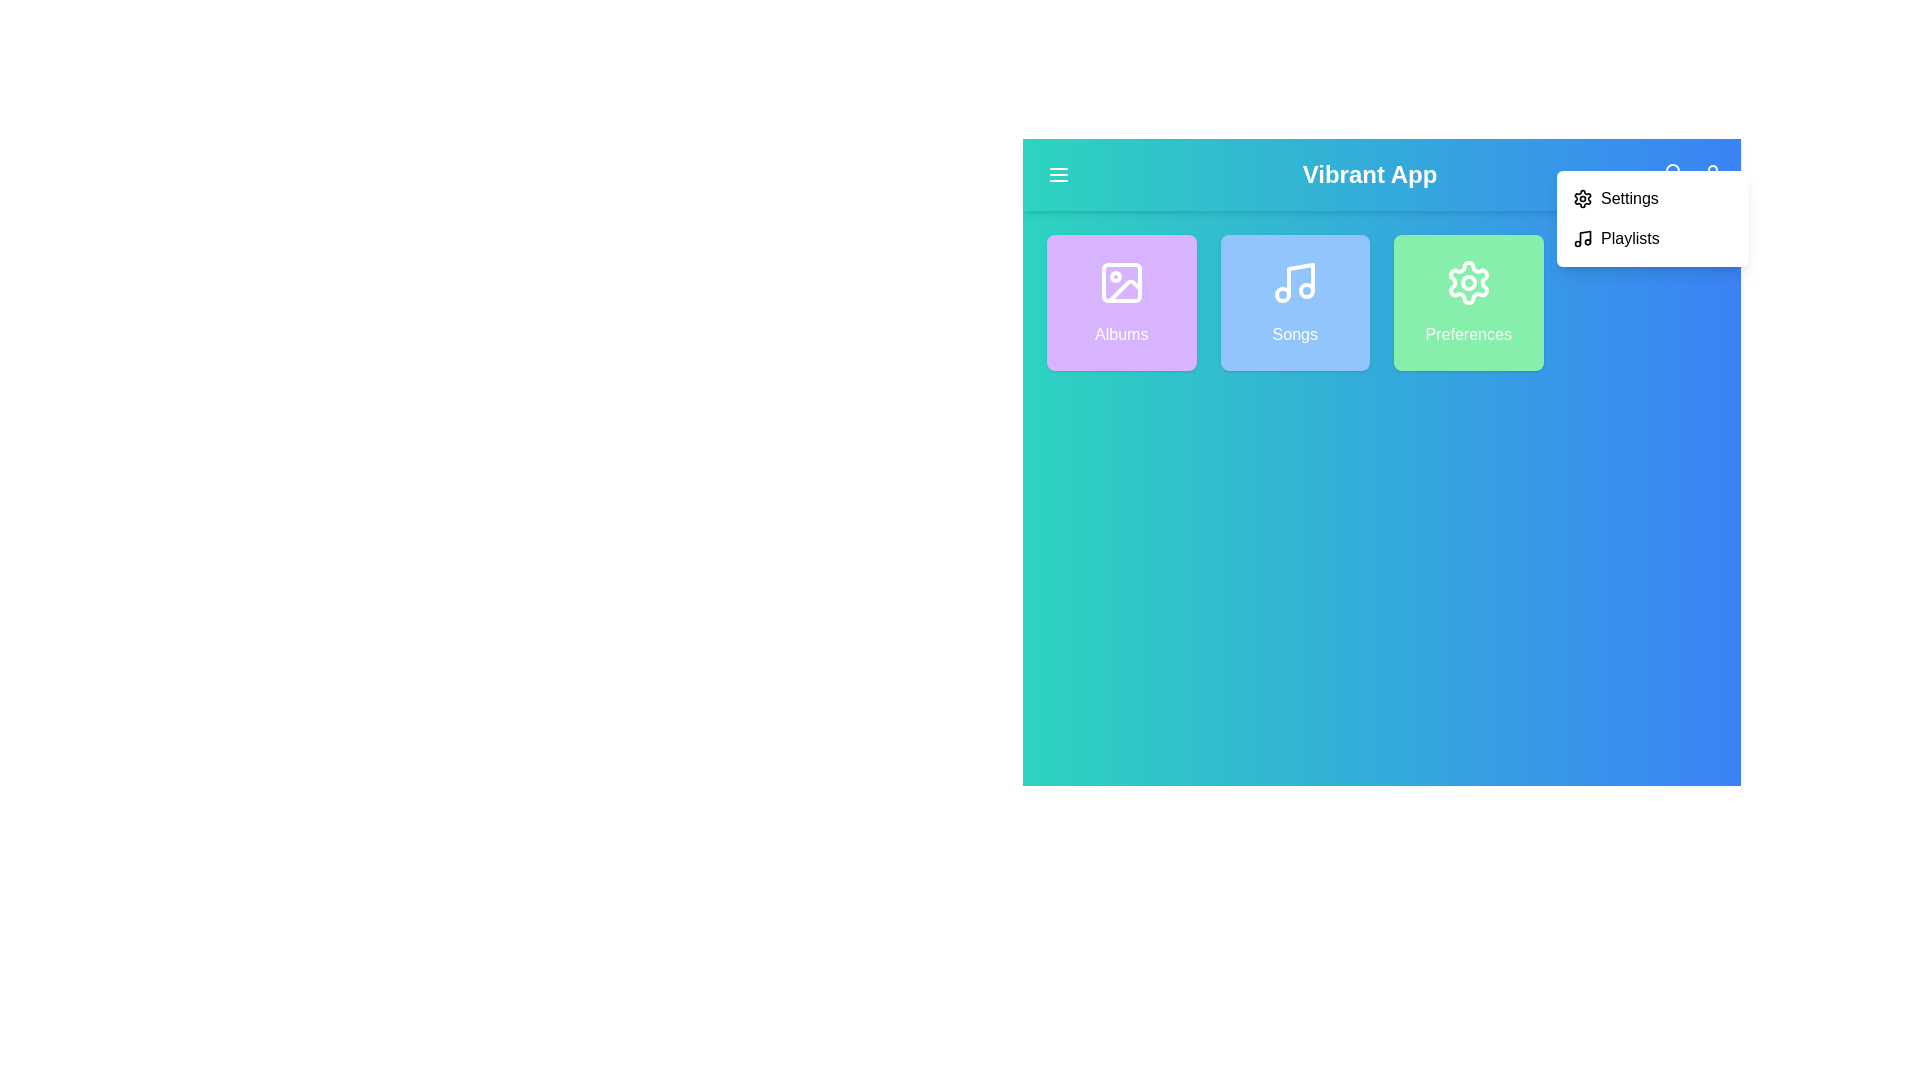 This screenshot has height=1080, width=1920. What do you see at coordinates (1652, 199) in the screenshot?
I see `the 'Settings' option in the dropdown menu` at bounding box center [1652, 199].